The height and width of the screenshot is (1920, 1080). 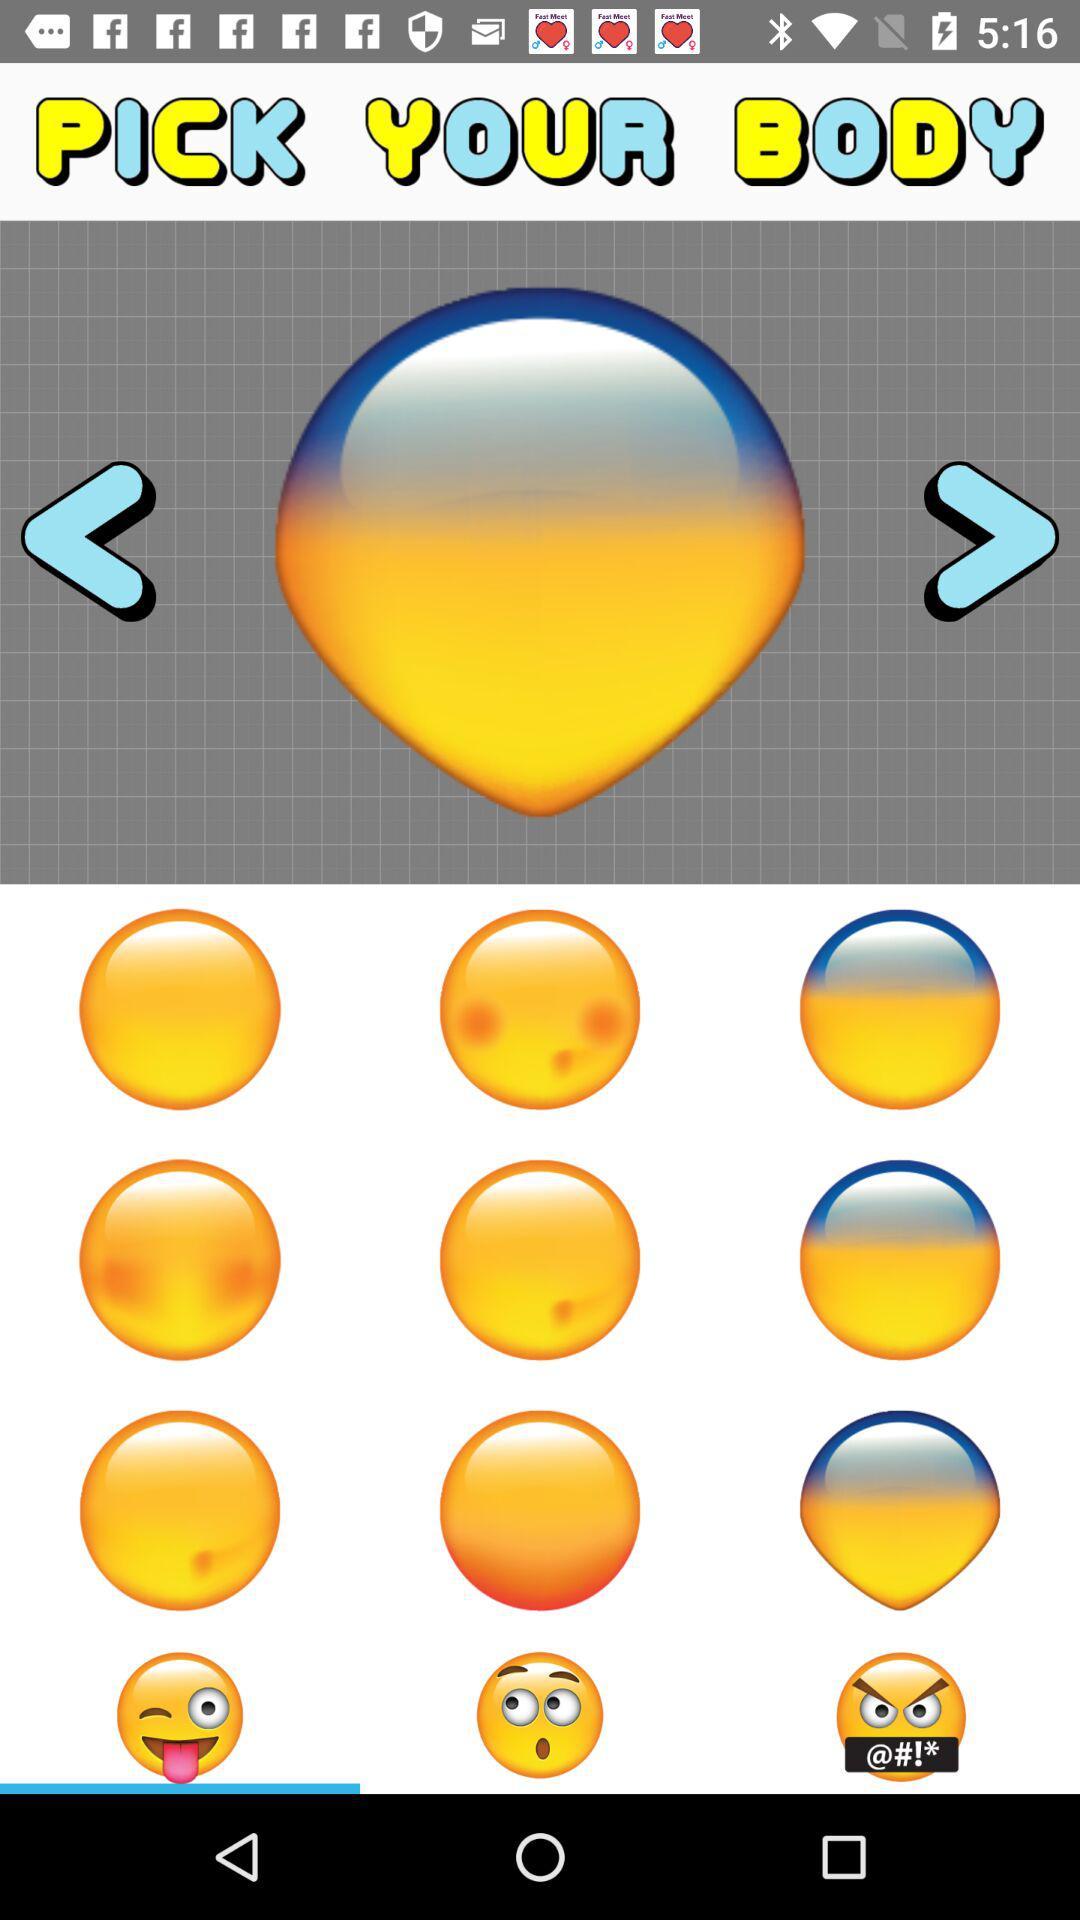 What do you see at coordinates (898, 1009) in the screenshot?
I see `quieres ser un emoticono` at bounding box center [898, 1009].